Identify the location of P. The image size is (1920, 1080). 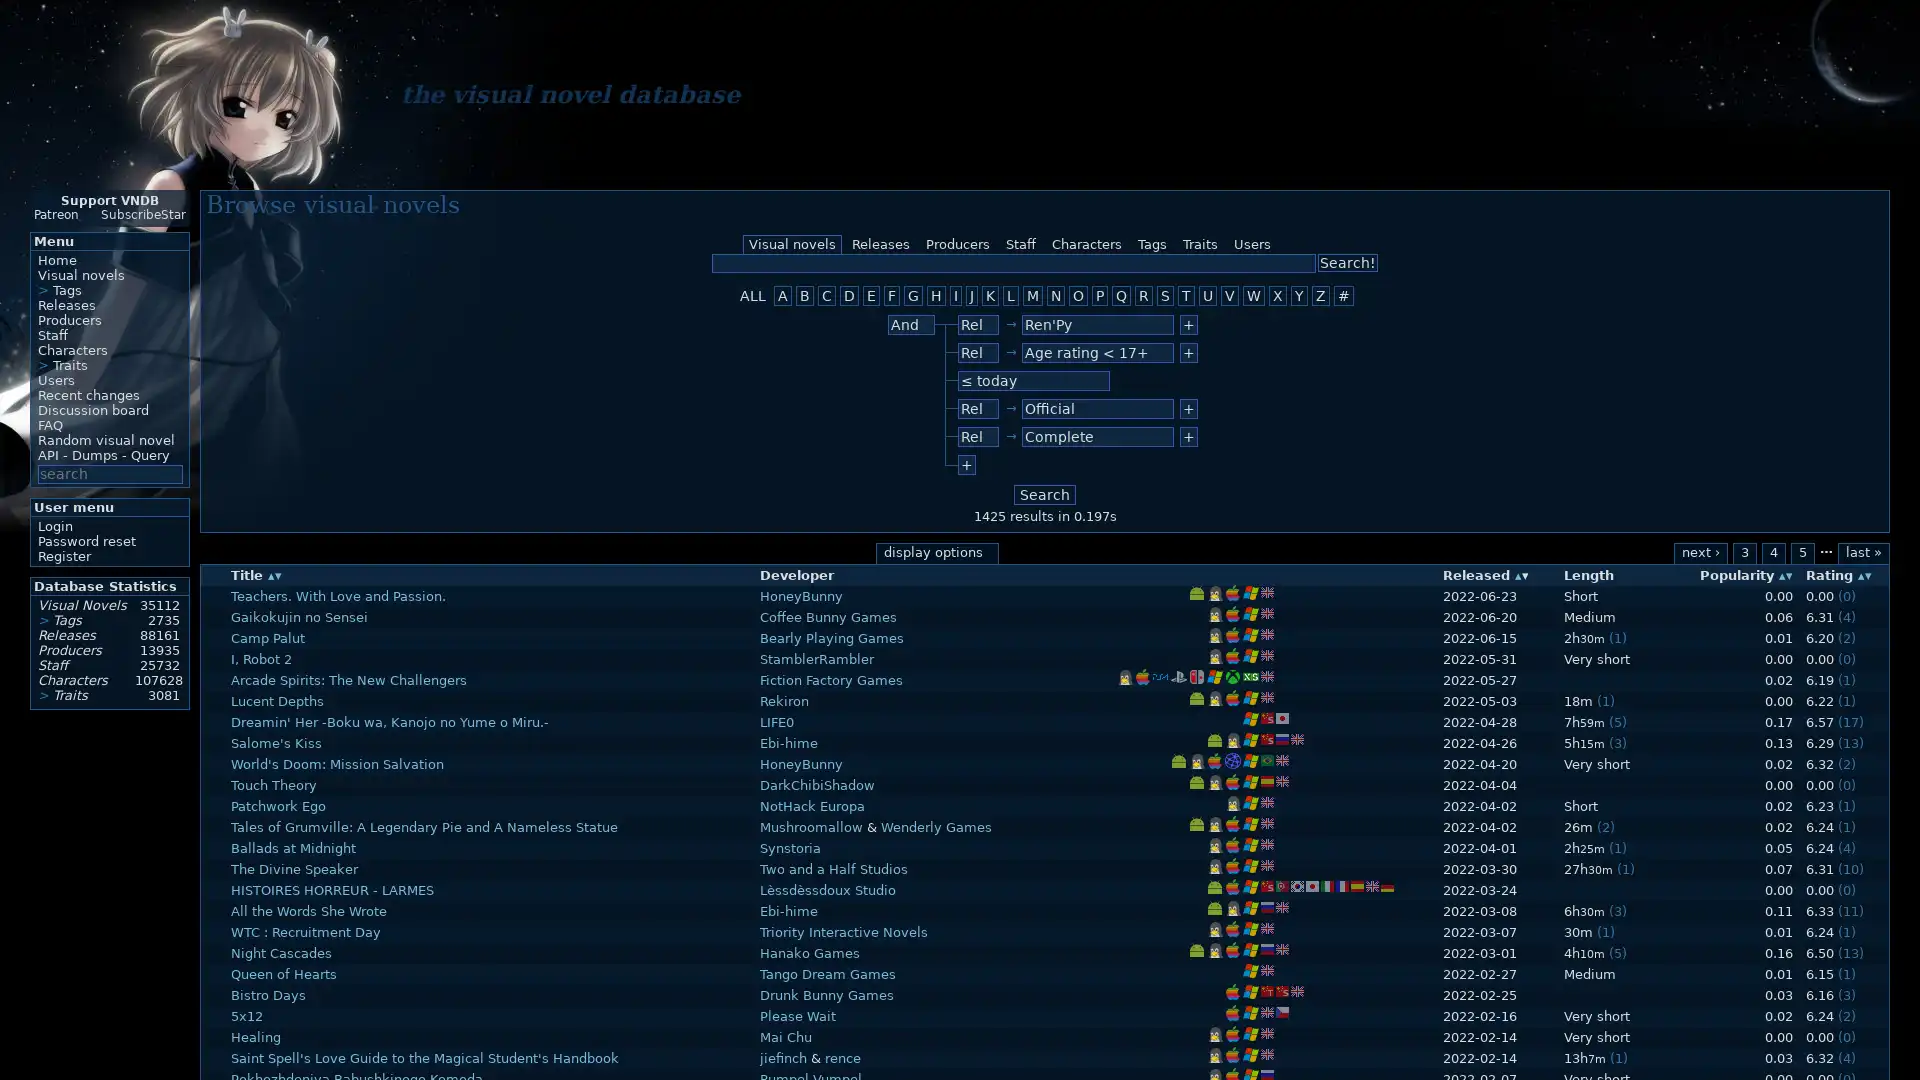
(1098, 296).